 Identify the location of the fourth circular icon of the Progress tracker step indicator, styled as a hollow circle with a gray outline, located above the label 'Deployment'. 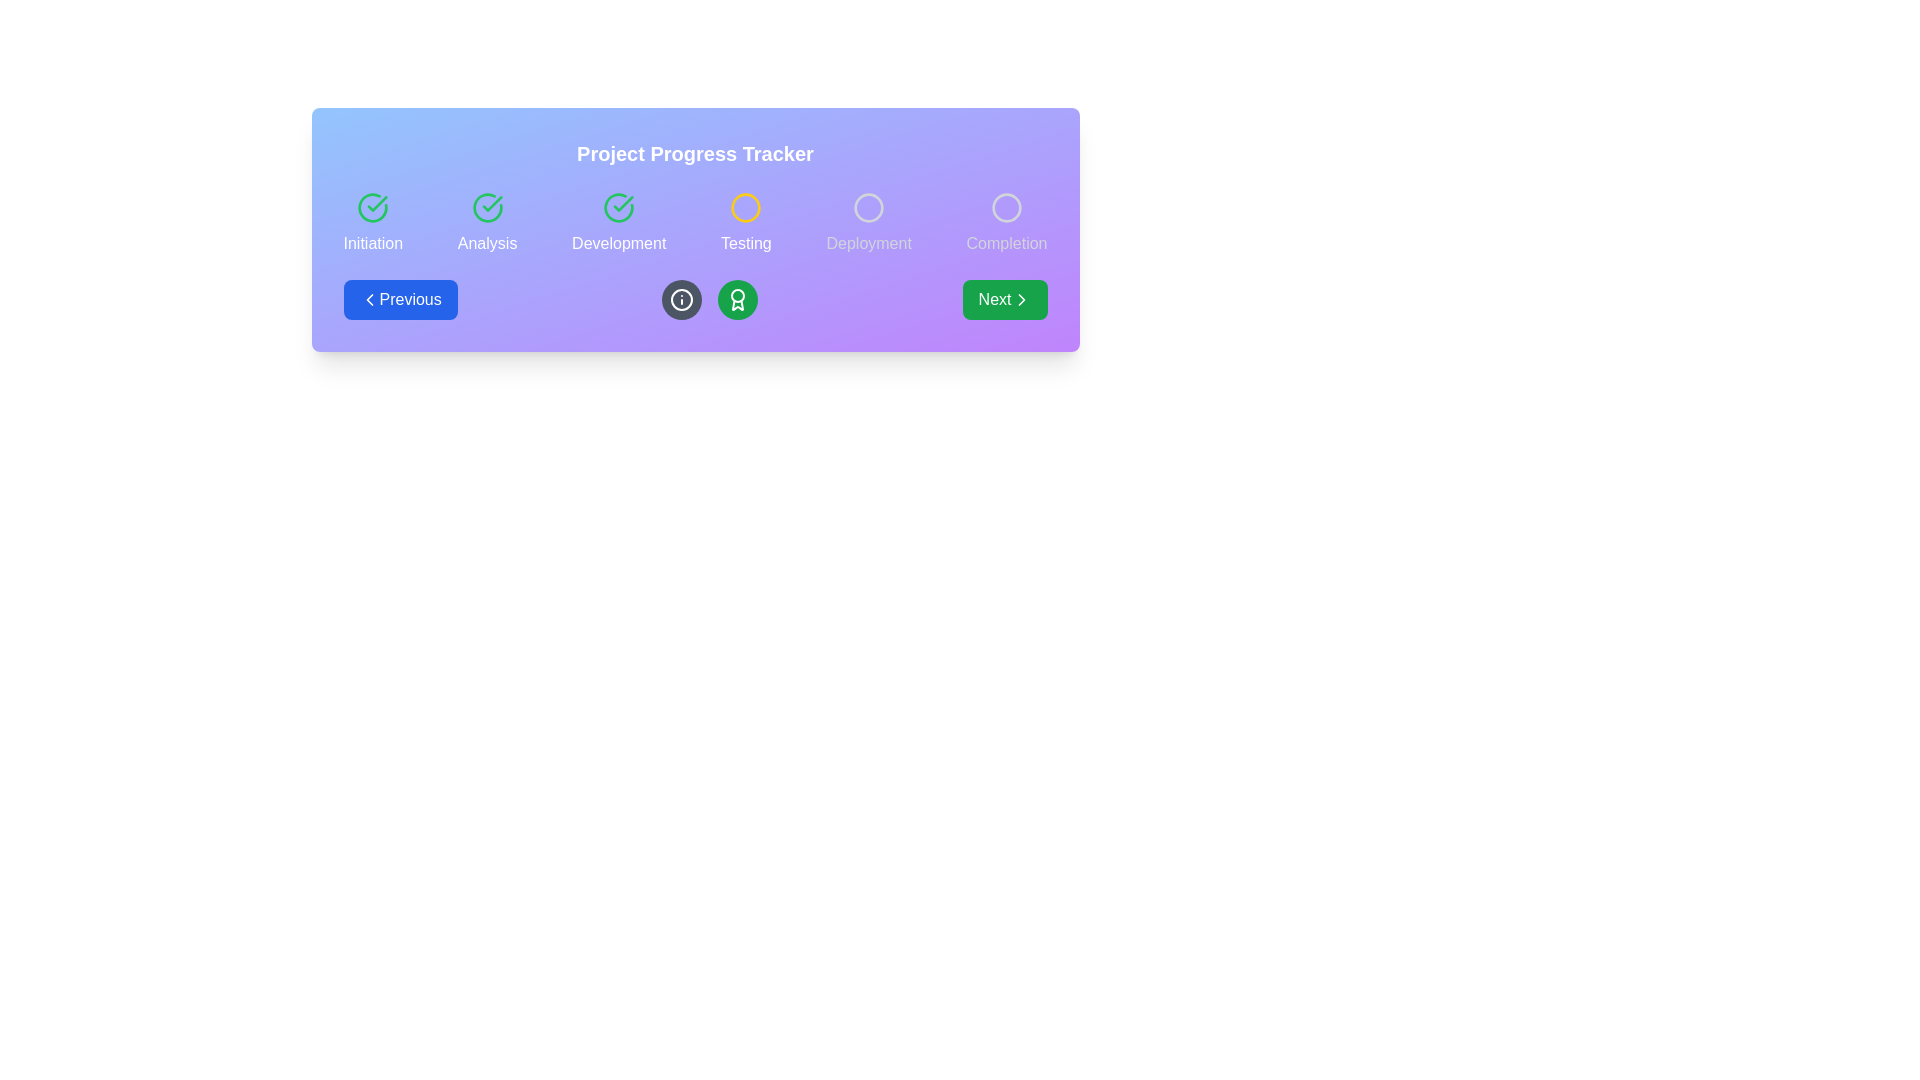
(869, 208).